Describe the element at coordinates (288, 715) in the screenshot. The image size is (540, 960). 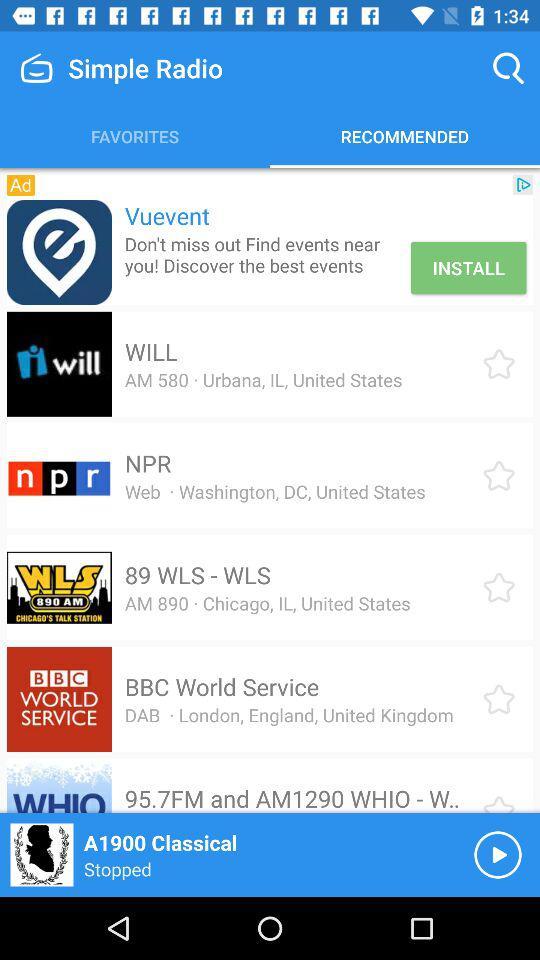
I see `item below the bbc world service` at that location.